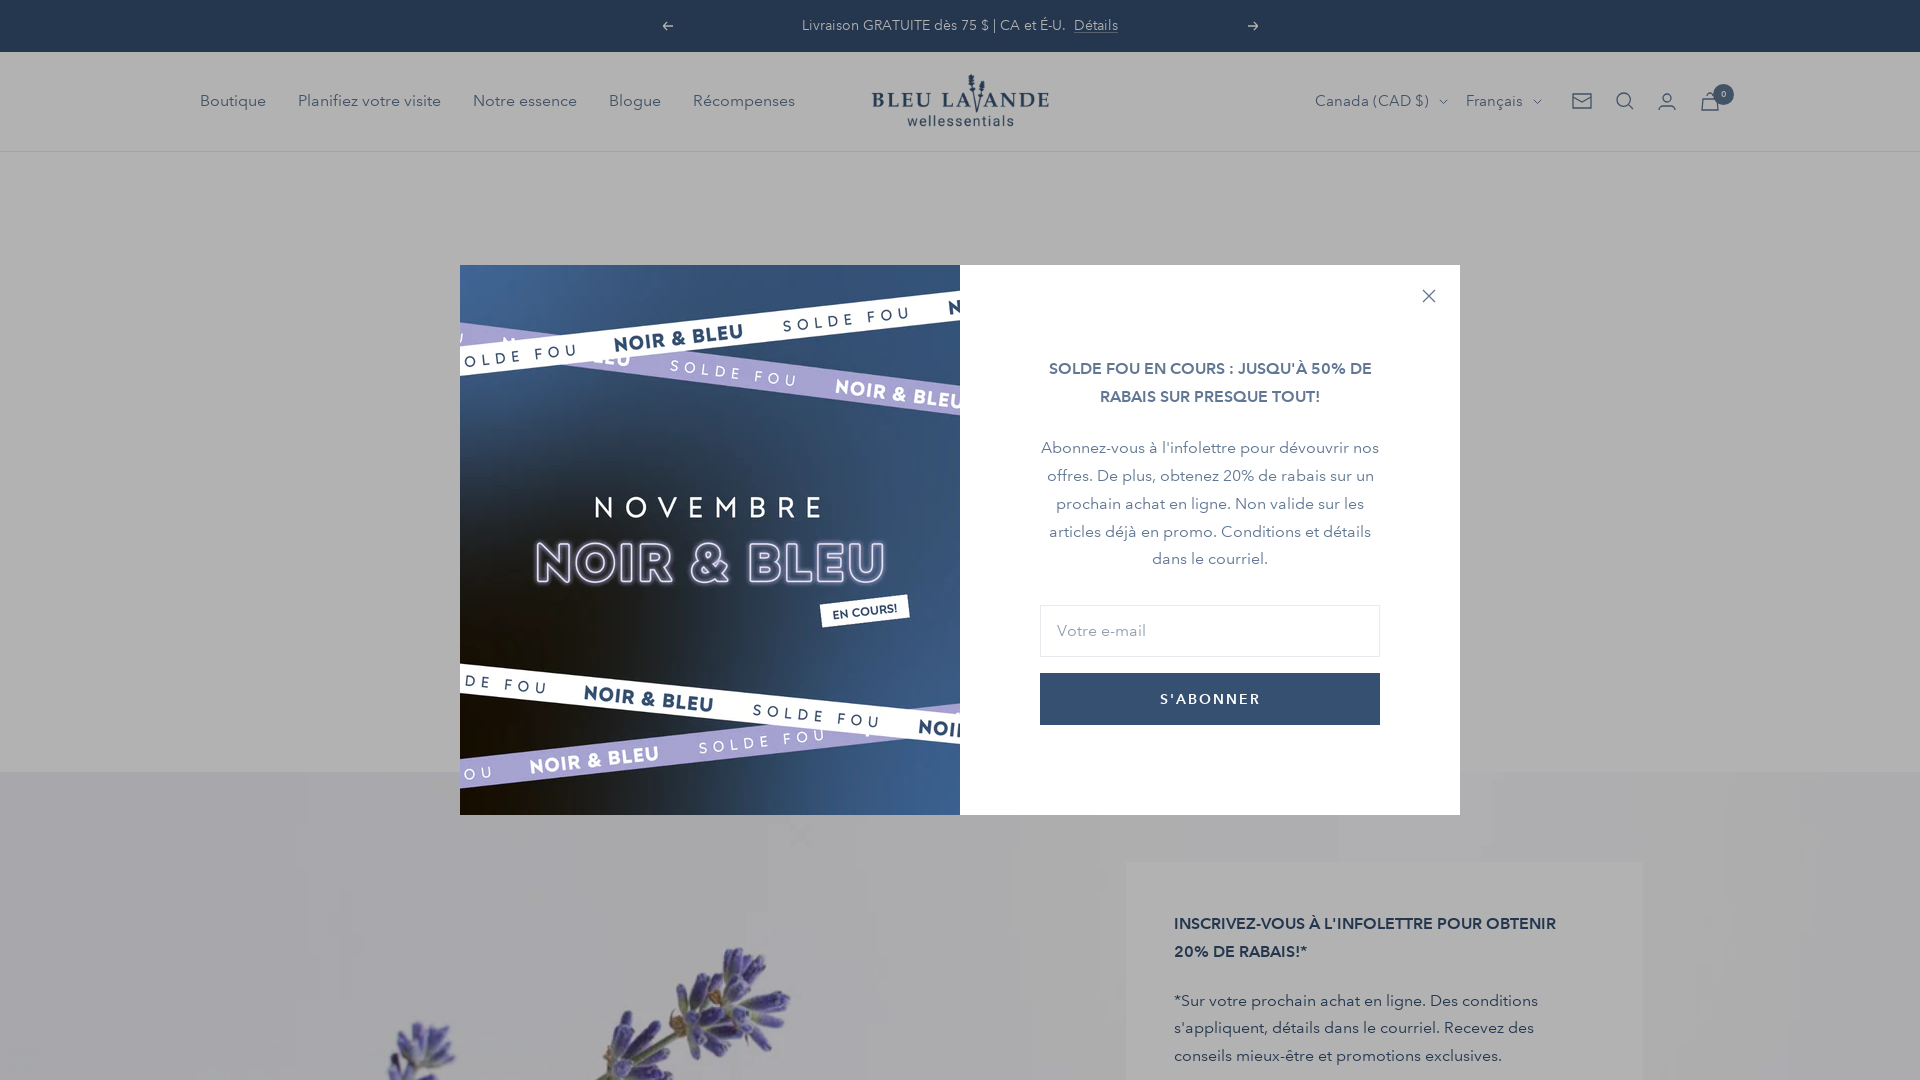  What do you see at coordinates (1581, 100) in the screenshot?
I see `'Newsletter'` at bounding box center [1581, 100].